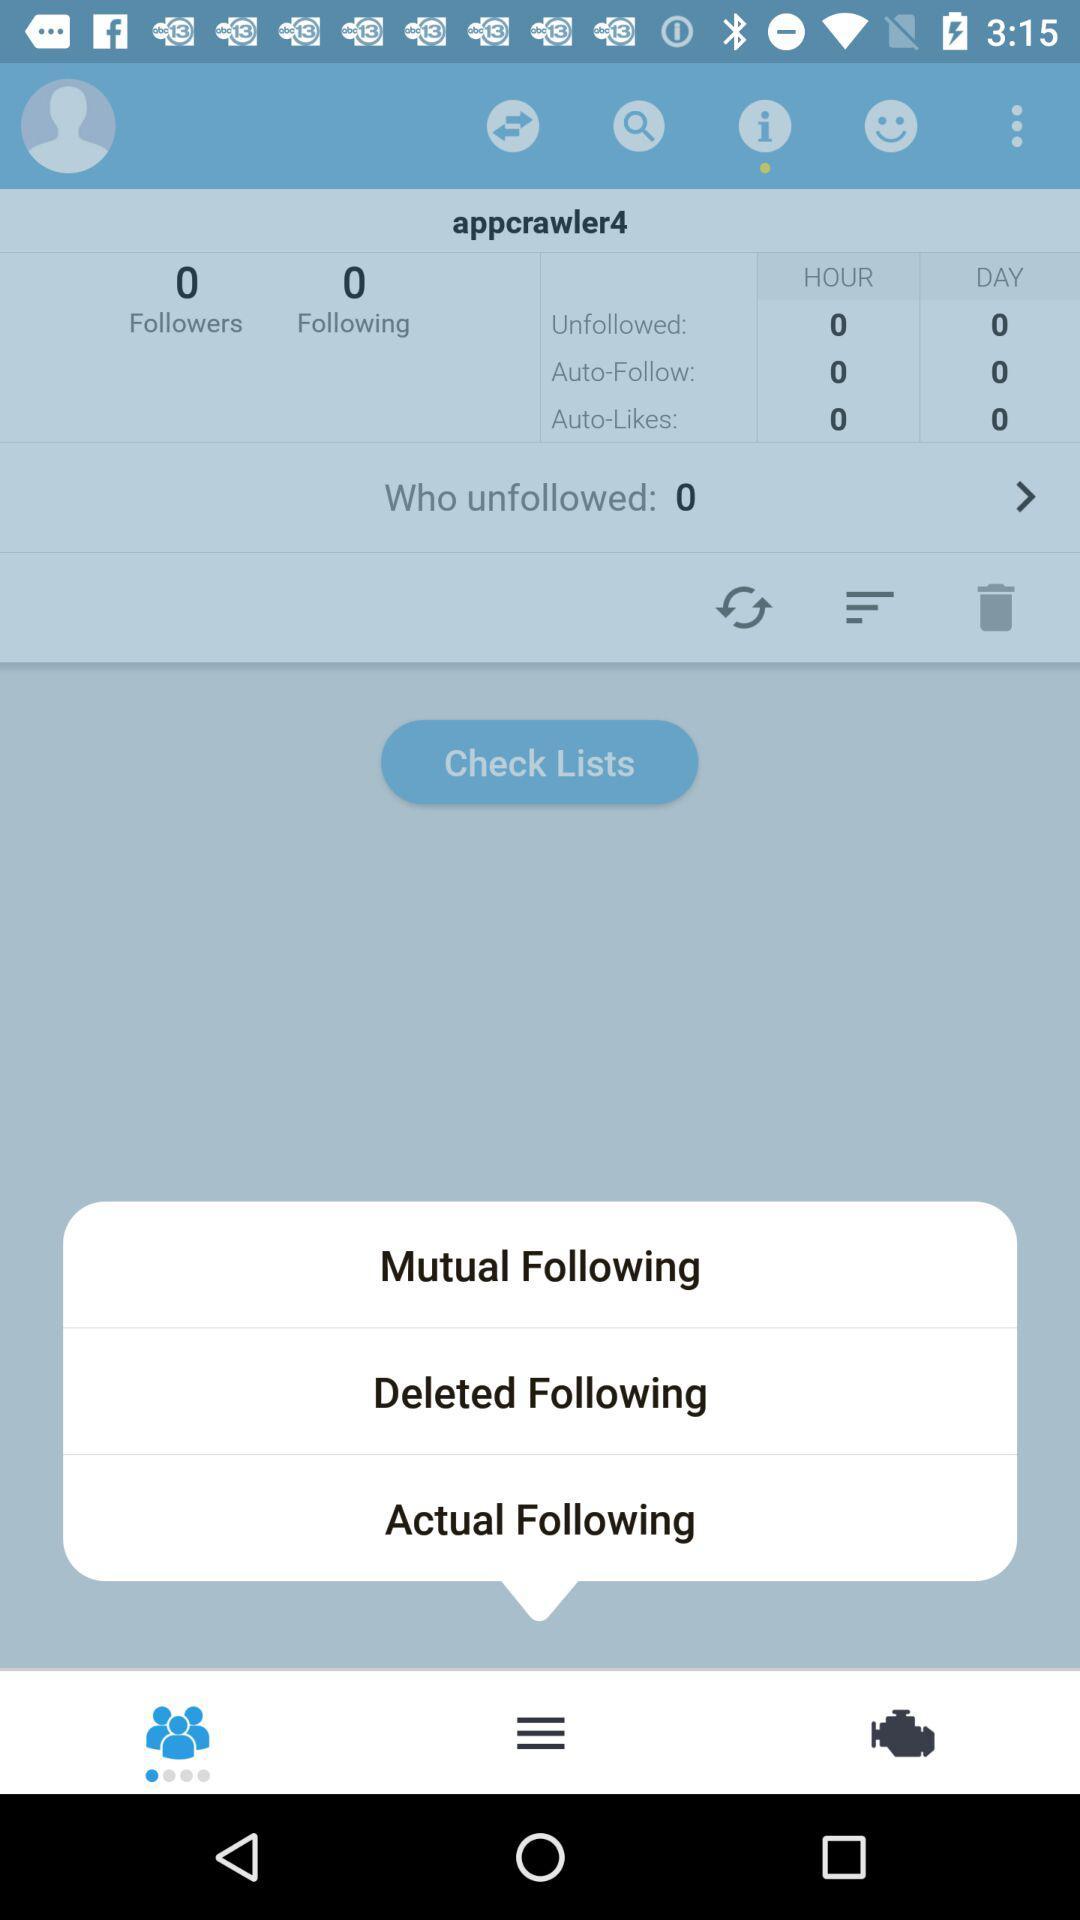 Image resolution: width=1080 pixels, height=1920 pixels. Describe the element at coordinates (890, 124) in the screenshot. I see `the item above the appcrawler4` at that location.